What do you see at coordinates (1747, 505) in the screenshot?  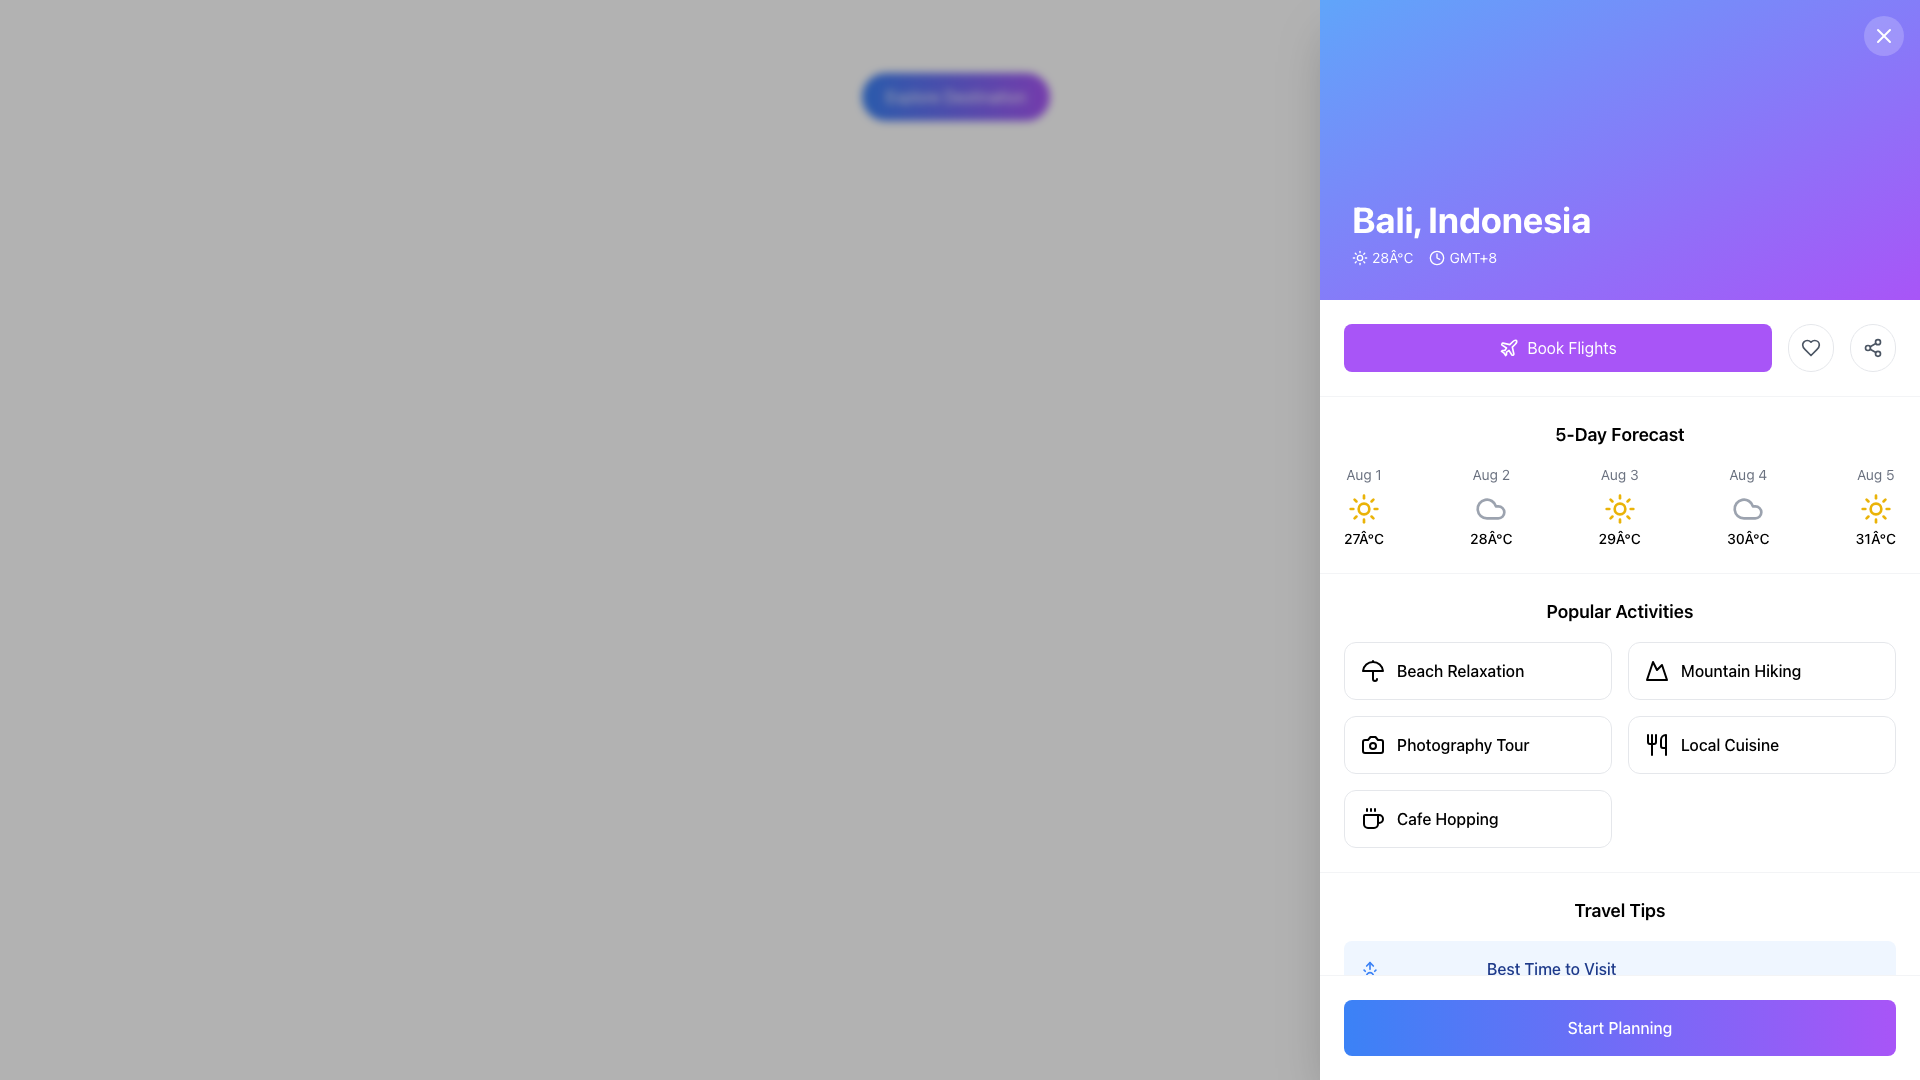 I see `displayed temperature from the fourth weather forecast tile in the 5-day forecast grid, located between 'Aug 3 29°C' and 'Aug 5 31°C'` at bounding box center [1747, 505].